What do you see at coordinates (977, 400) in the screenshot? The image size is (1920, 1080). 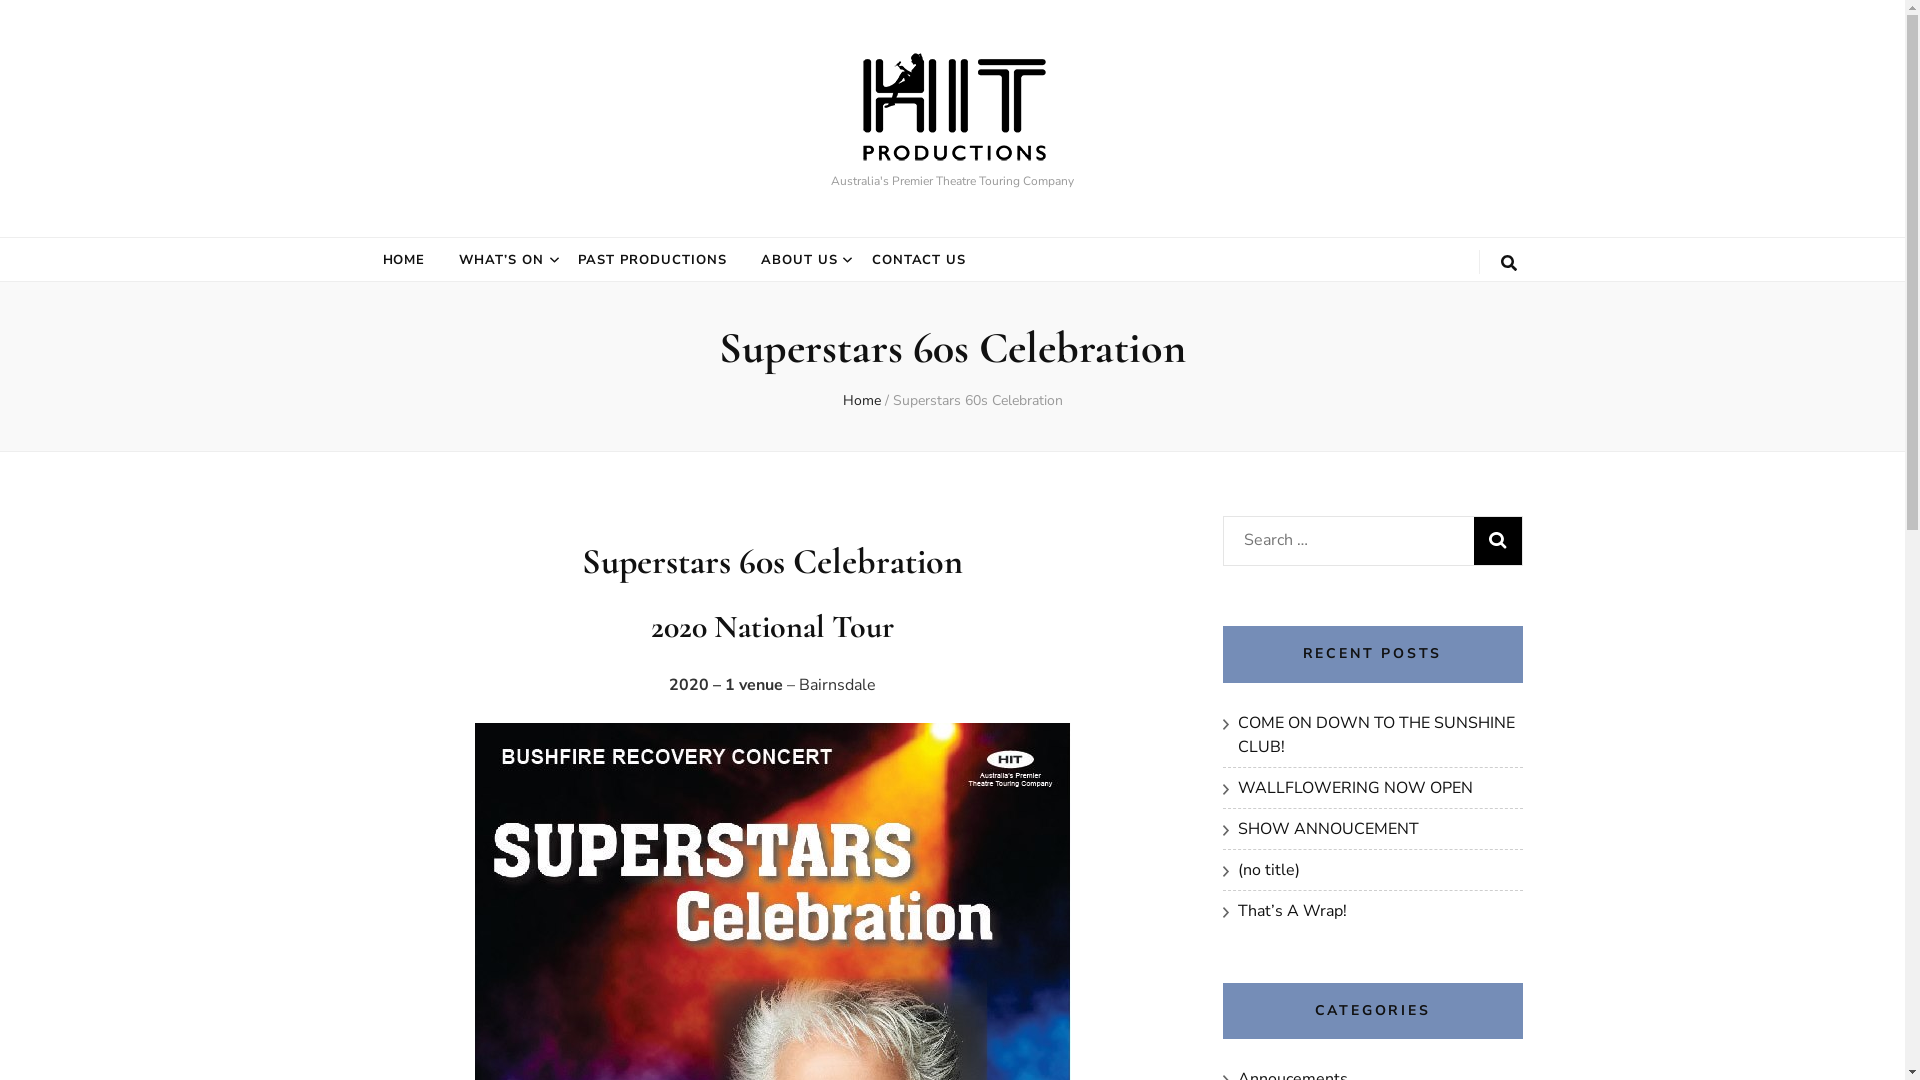 I see `'Superstars 60s Celebration'` at bounding box center [977, 400].